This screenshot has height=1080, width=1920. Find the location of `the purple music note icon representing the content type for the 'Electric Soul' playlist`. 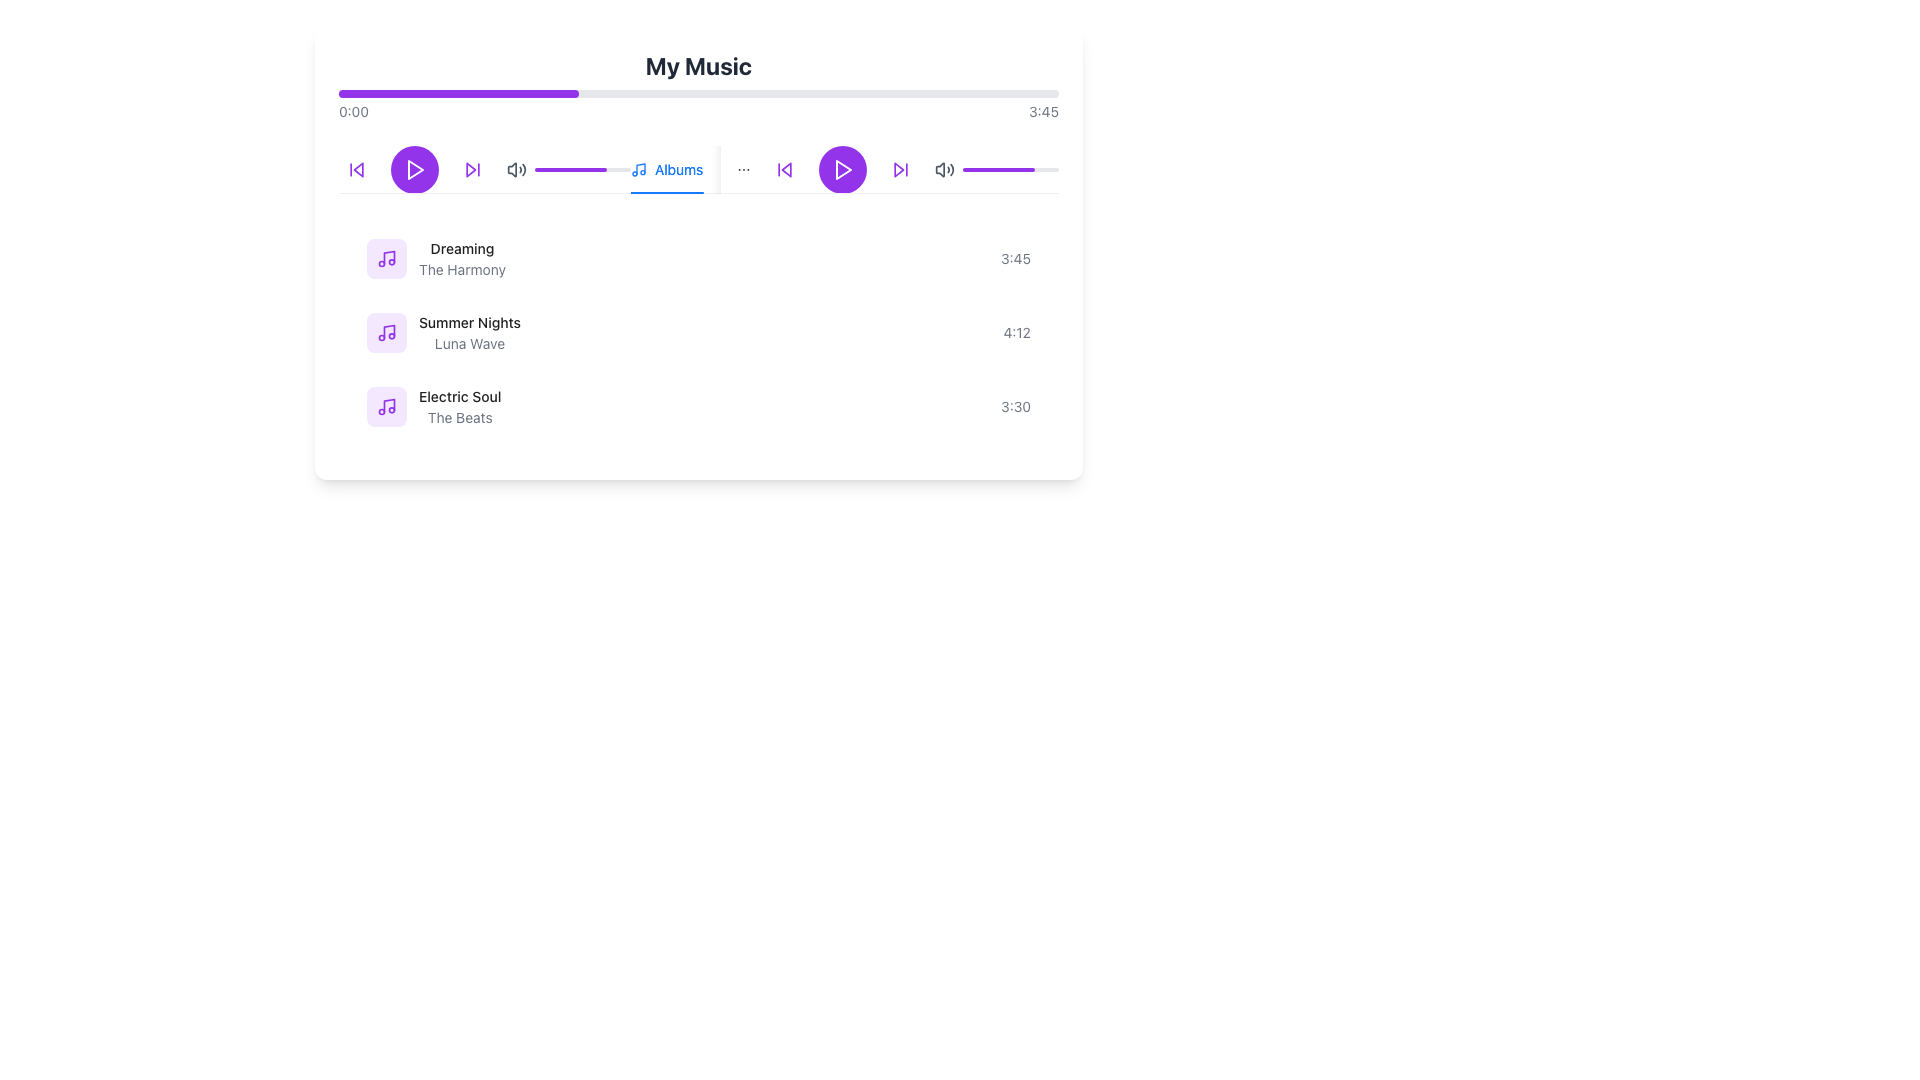

the purple music note icon representing the content type for the 'Electric Soul' playlist is located at coordinates (387, 406).